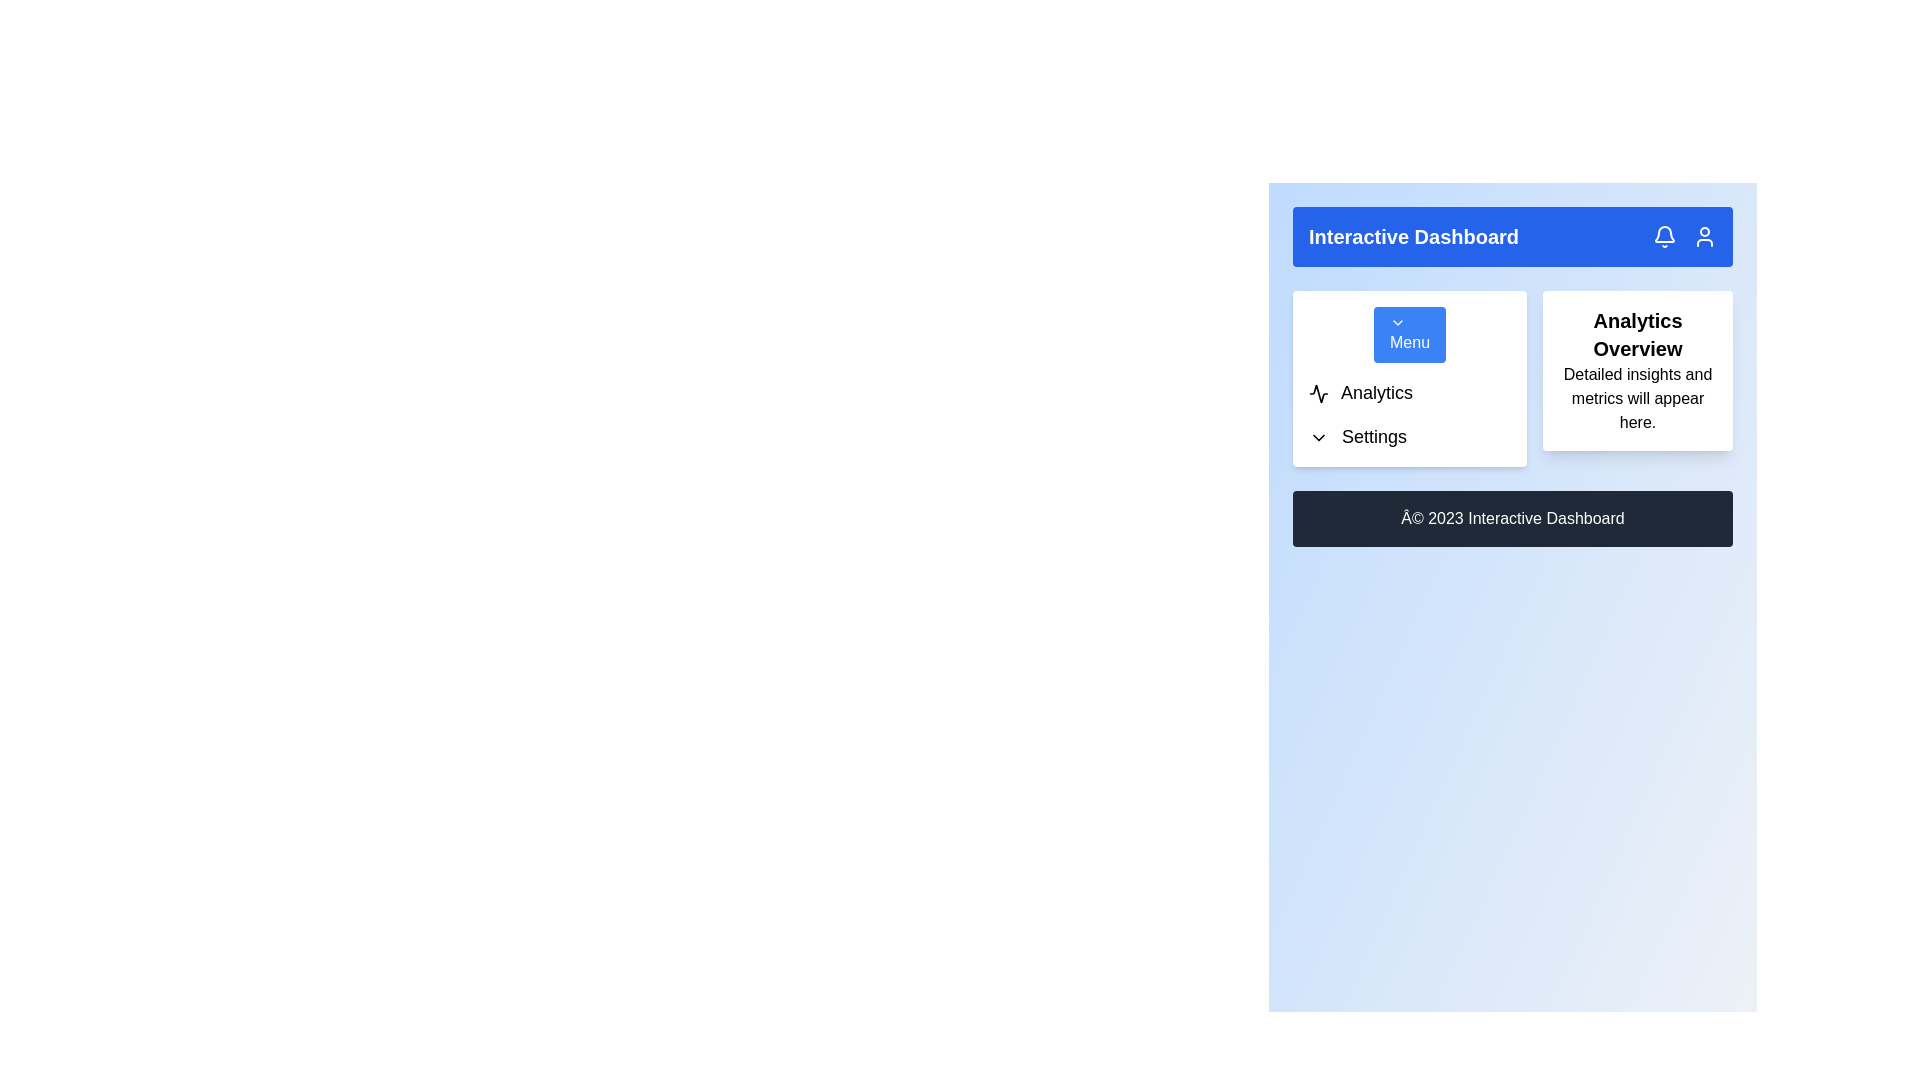  I want to click on the notifications bell icon located in the top bar near the right-hand side of the interface, adjacent to the user profile icon, so click(1665, 235).